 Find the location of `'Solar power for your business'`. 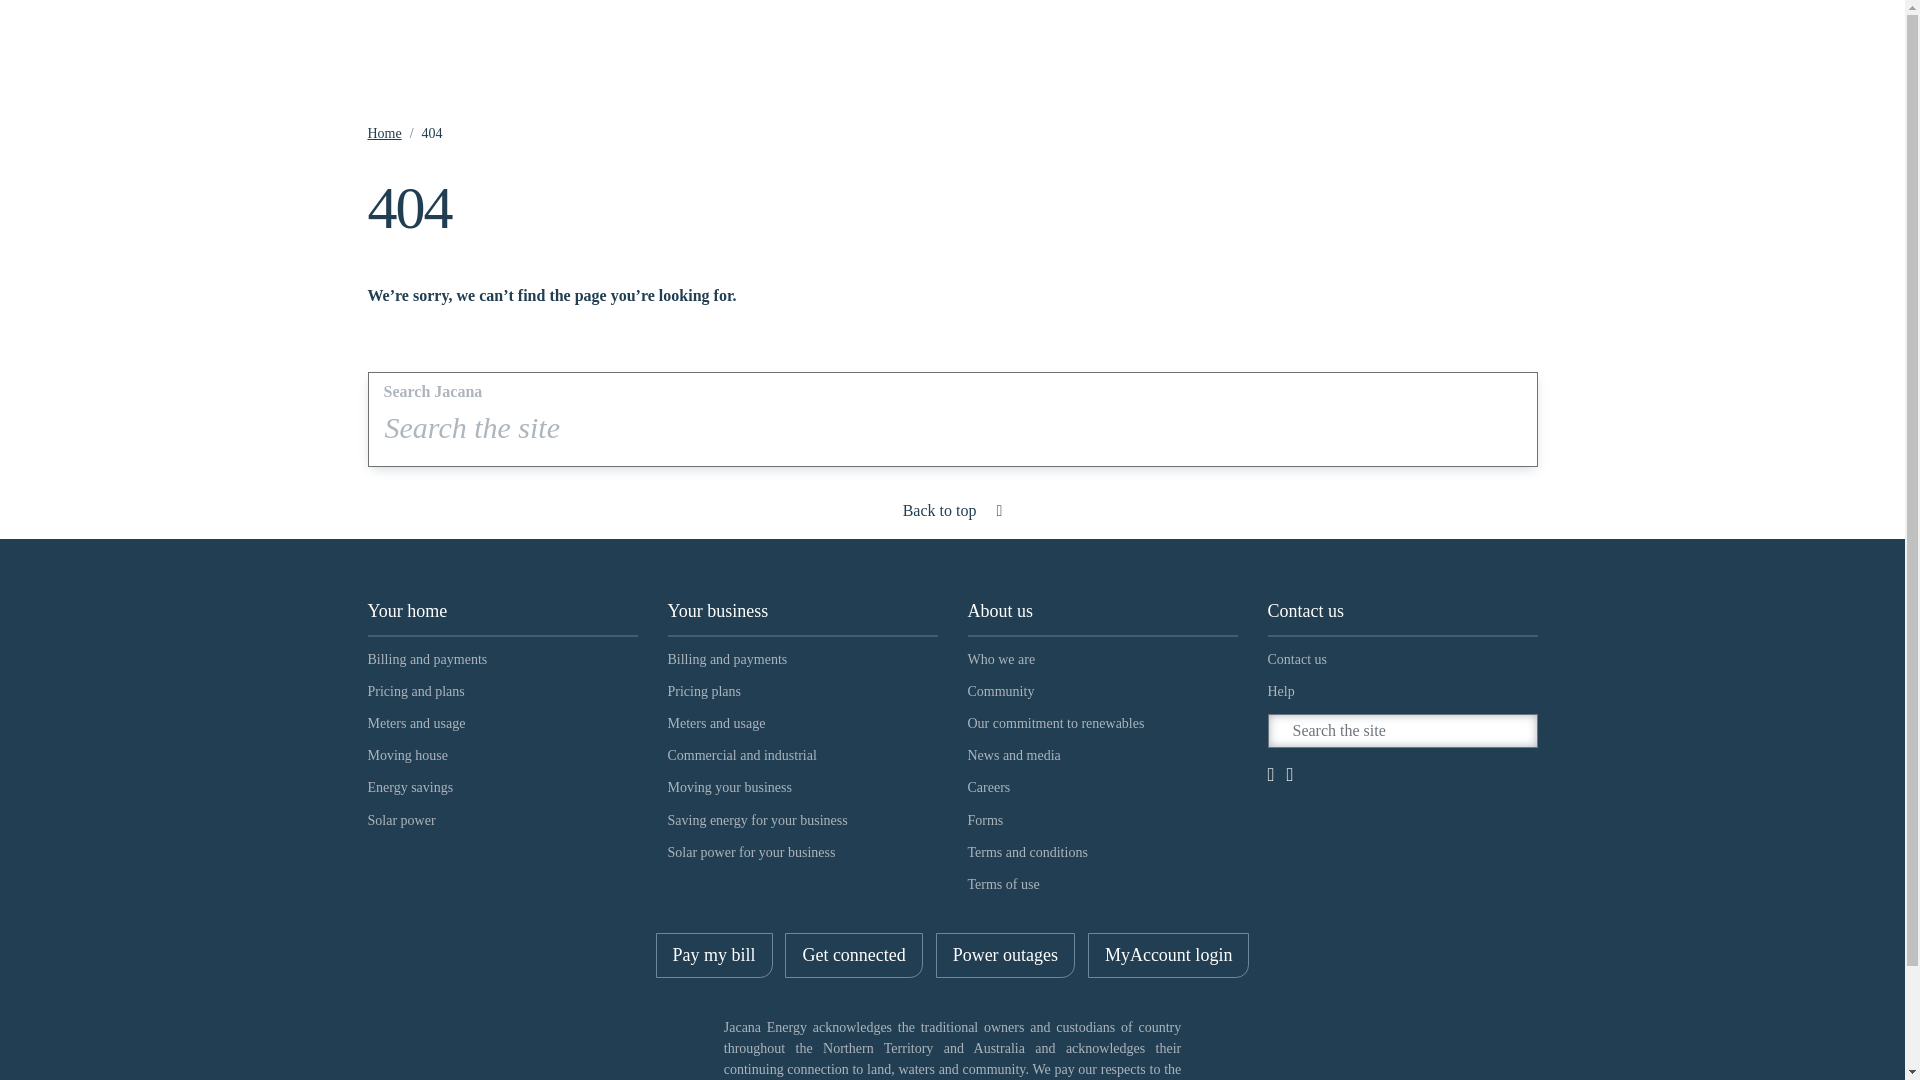

'Solar power for your business' is located at coordinates (802, 855).